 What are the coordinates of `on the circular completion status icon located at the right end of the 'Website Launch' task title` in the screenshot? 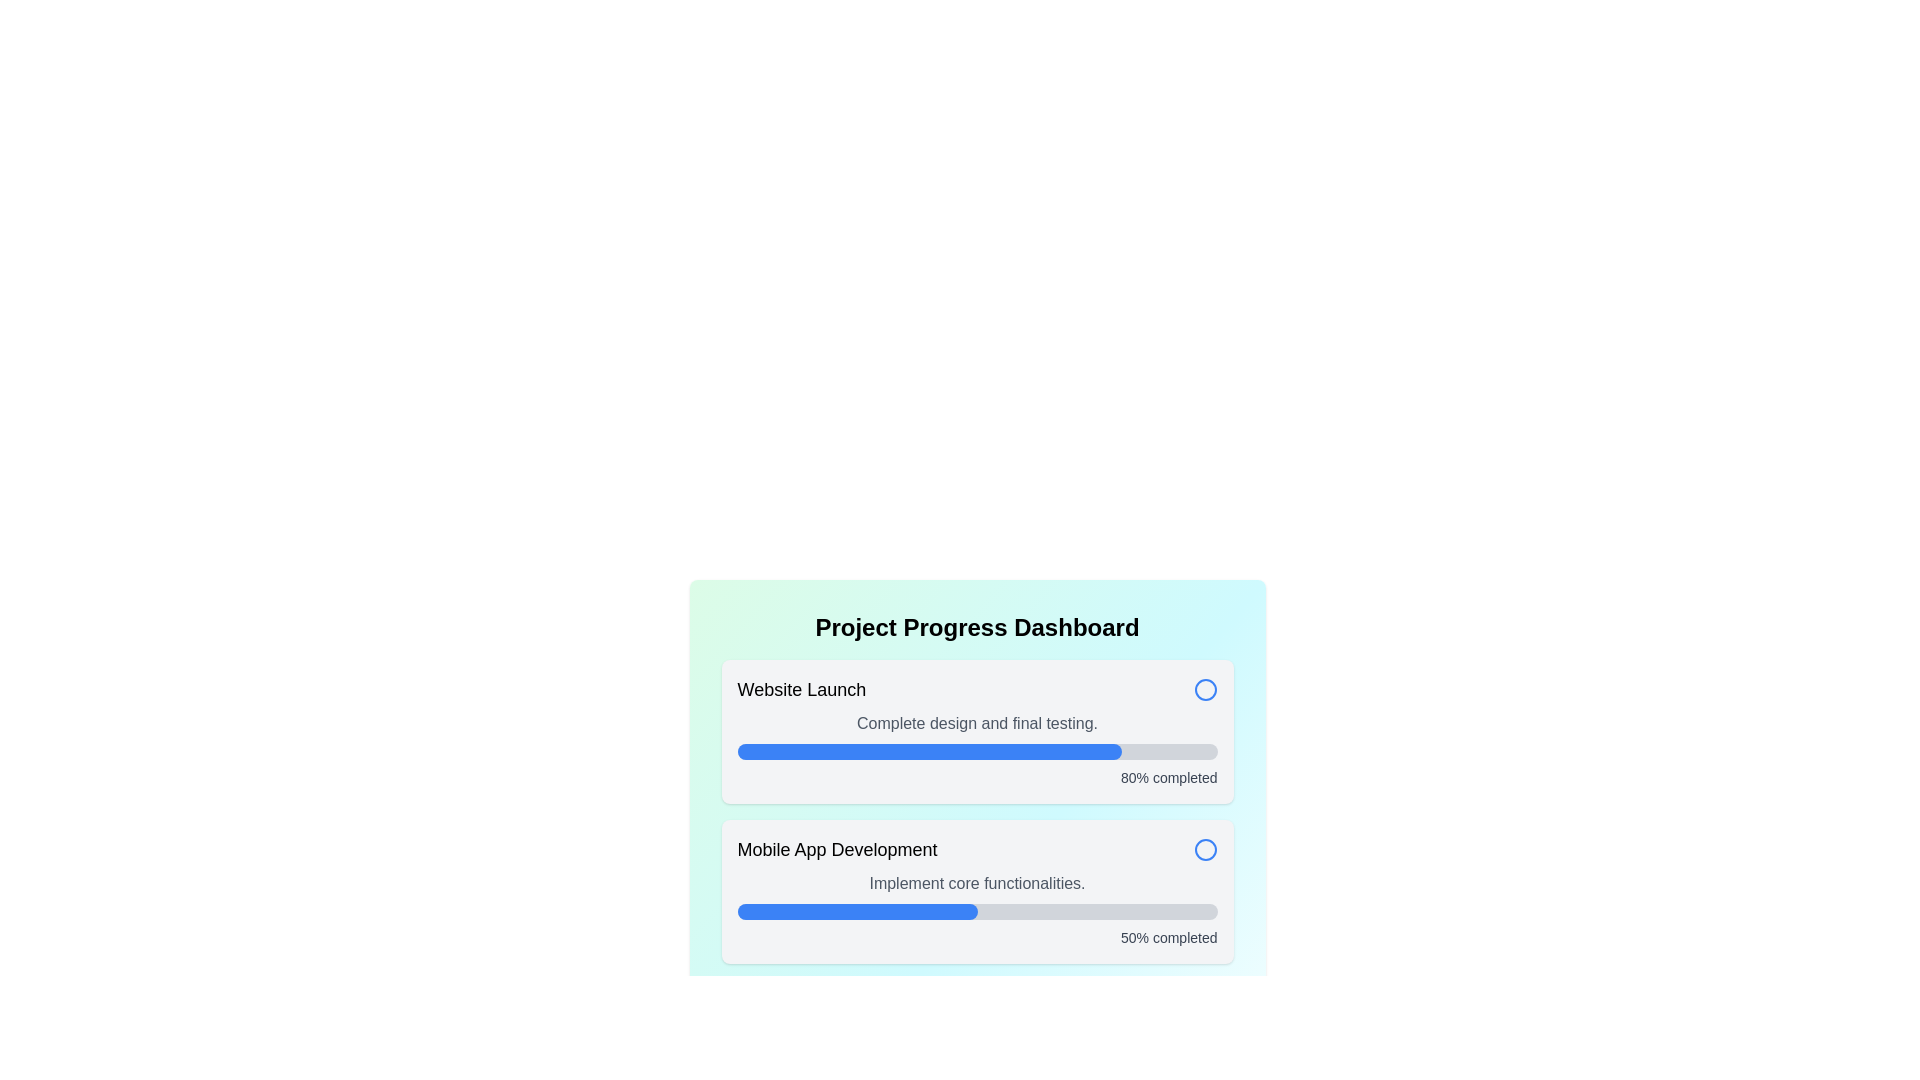 It's located at (1204, 689).